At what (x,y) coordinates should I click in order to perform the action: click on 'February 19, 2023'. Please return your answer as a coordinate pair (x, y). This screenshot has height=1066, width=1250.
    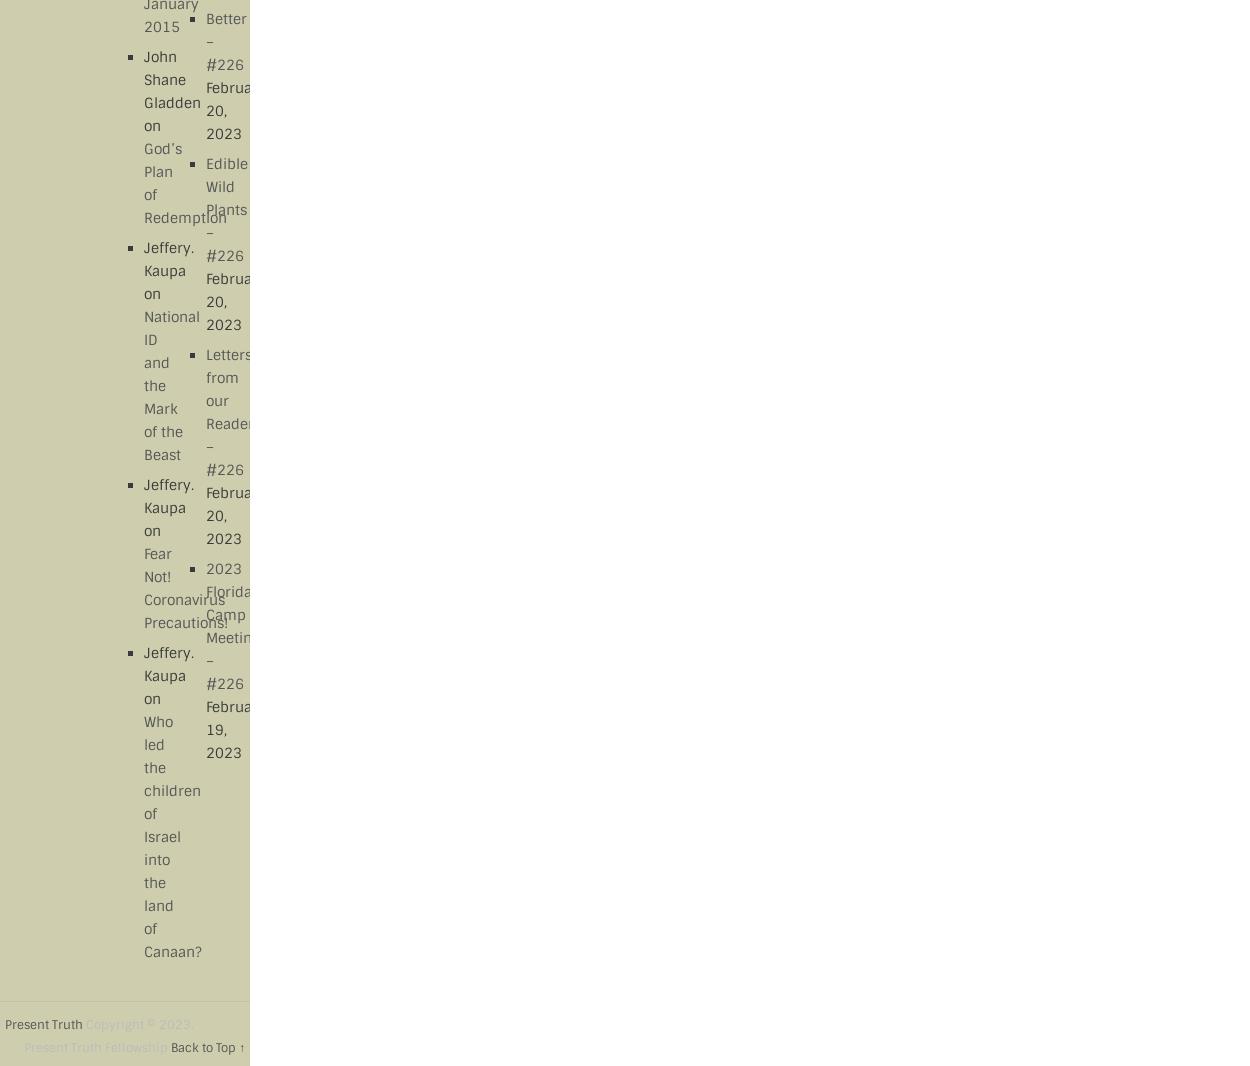
    Looking at the image, I should click on (234, 728).